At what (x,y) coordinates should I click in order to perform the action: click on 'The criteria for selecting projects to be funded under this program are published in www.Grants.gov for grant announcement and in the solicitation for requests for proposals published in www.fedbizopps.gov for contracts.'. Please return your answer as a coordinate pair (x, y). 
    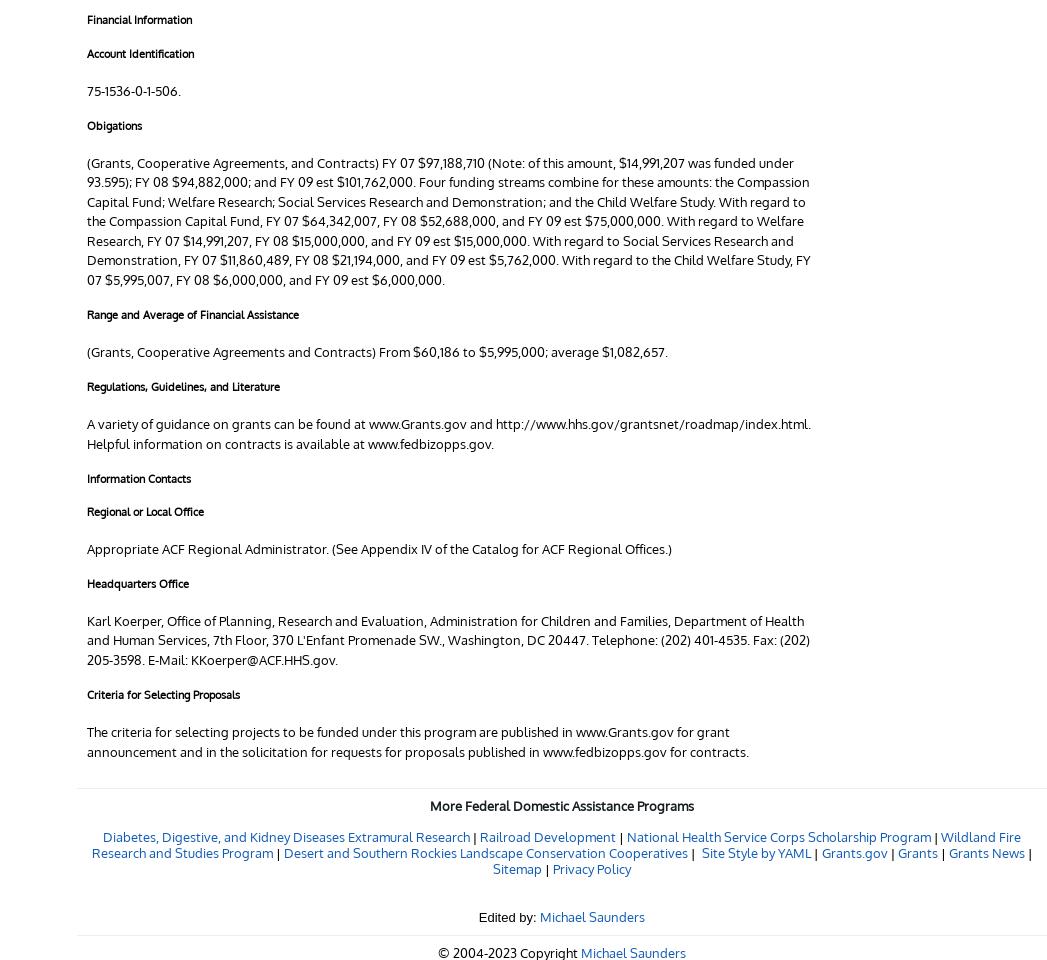
    Looking at the image, I should click on (416, 740).